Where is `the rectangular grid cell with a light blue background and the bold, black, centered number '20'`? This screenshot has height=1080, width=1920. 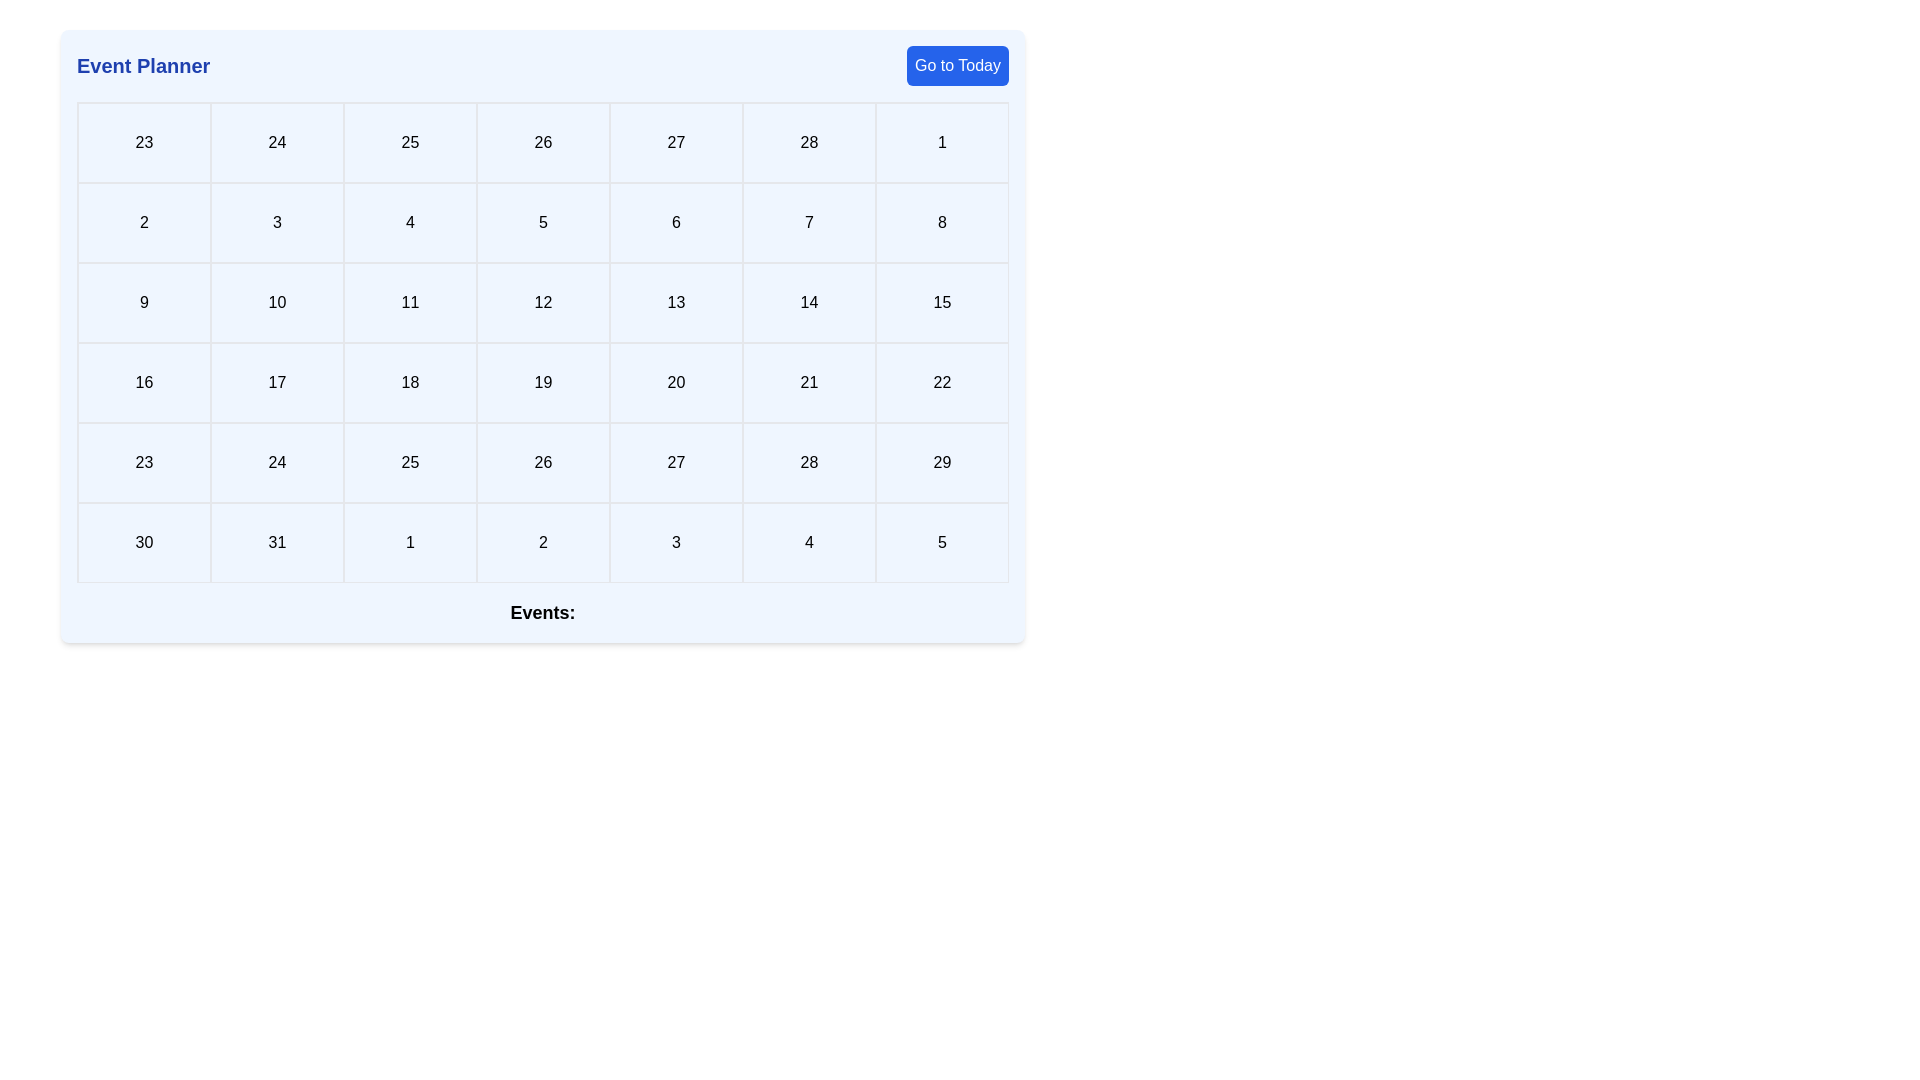
the rectangular grid cell with a light blue background and the bold, black, centered number '20' is located at coordinates (676, 382).